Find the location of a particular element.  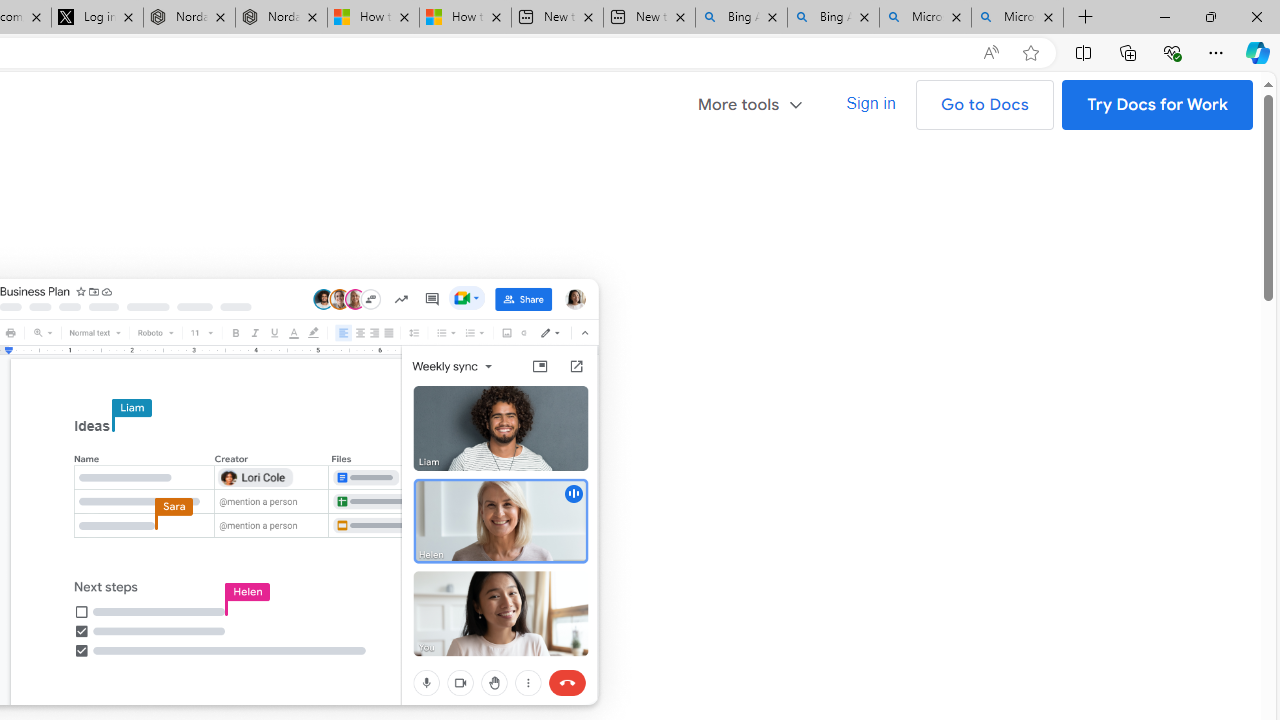

'Microsoft Bing Timeline - Search' is located at coordinates (1017, 17).